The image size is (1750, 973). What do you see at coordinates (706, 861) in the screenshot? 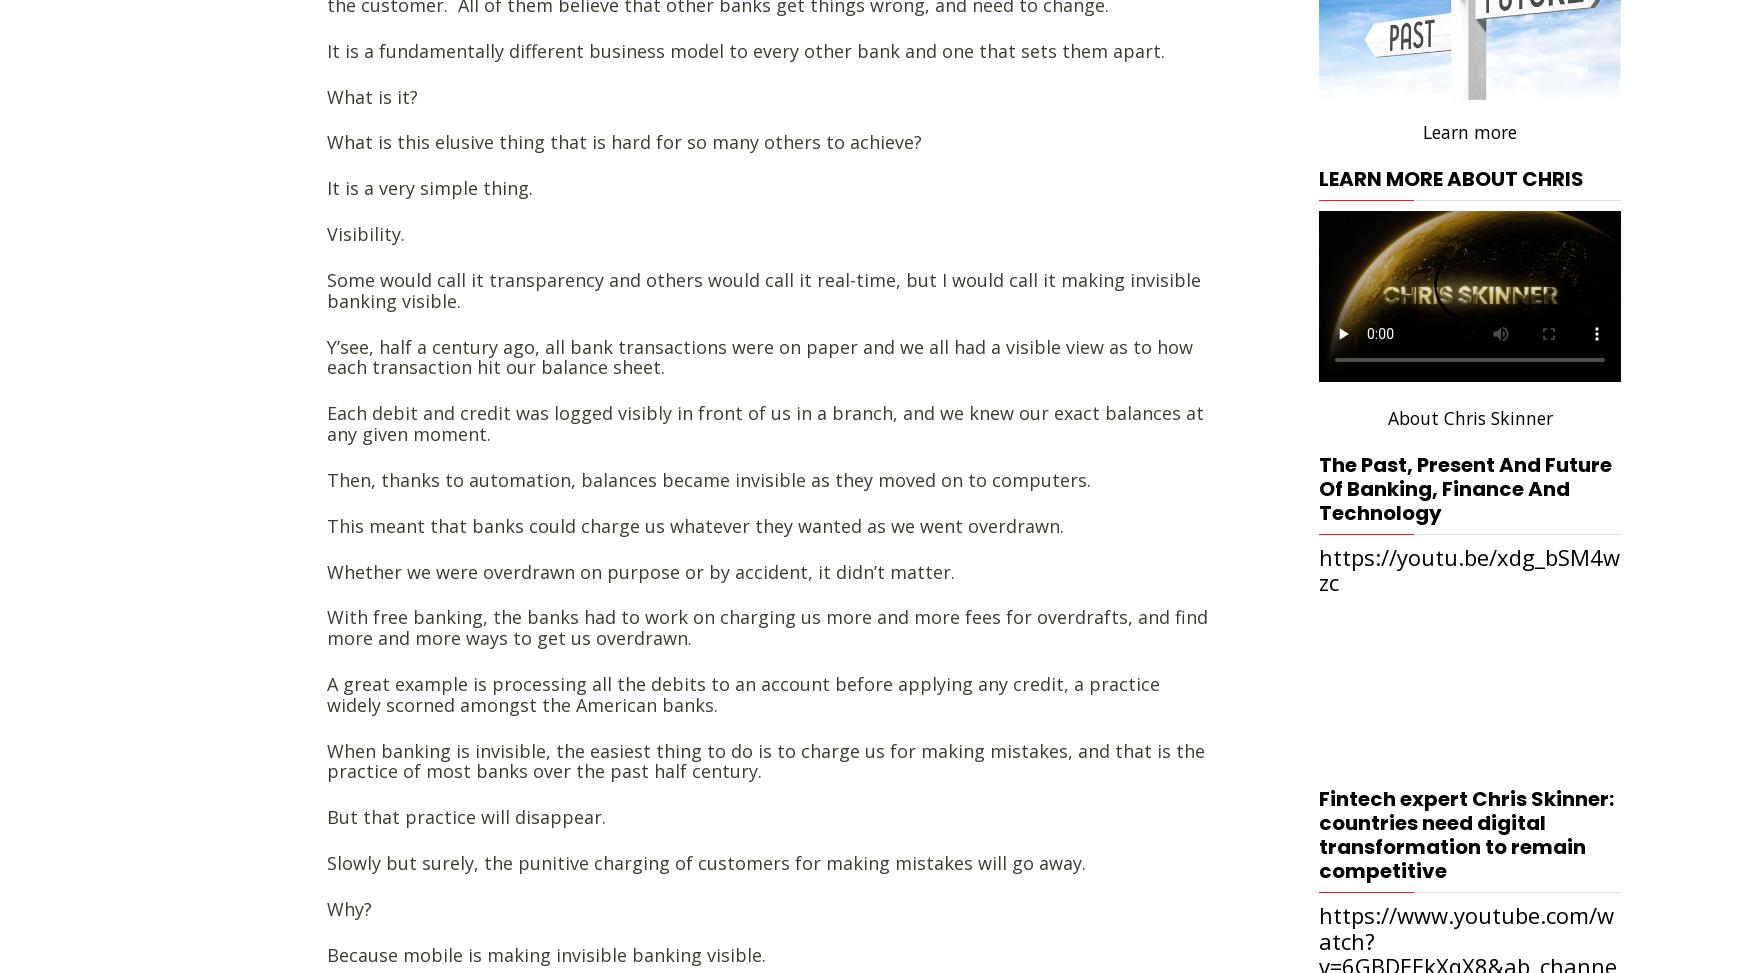
I see `'Slowly but surely, the punitive charging of customers for making mistakes will go away.'` at bounding box center [706, 861].